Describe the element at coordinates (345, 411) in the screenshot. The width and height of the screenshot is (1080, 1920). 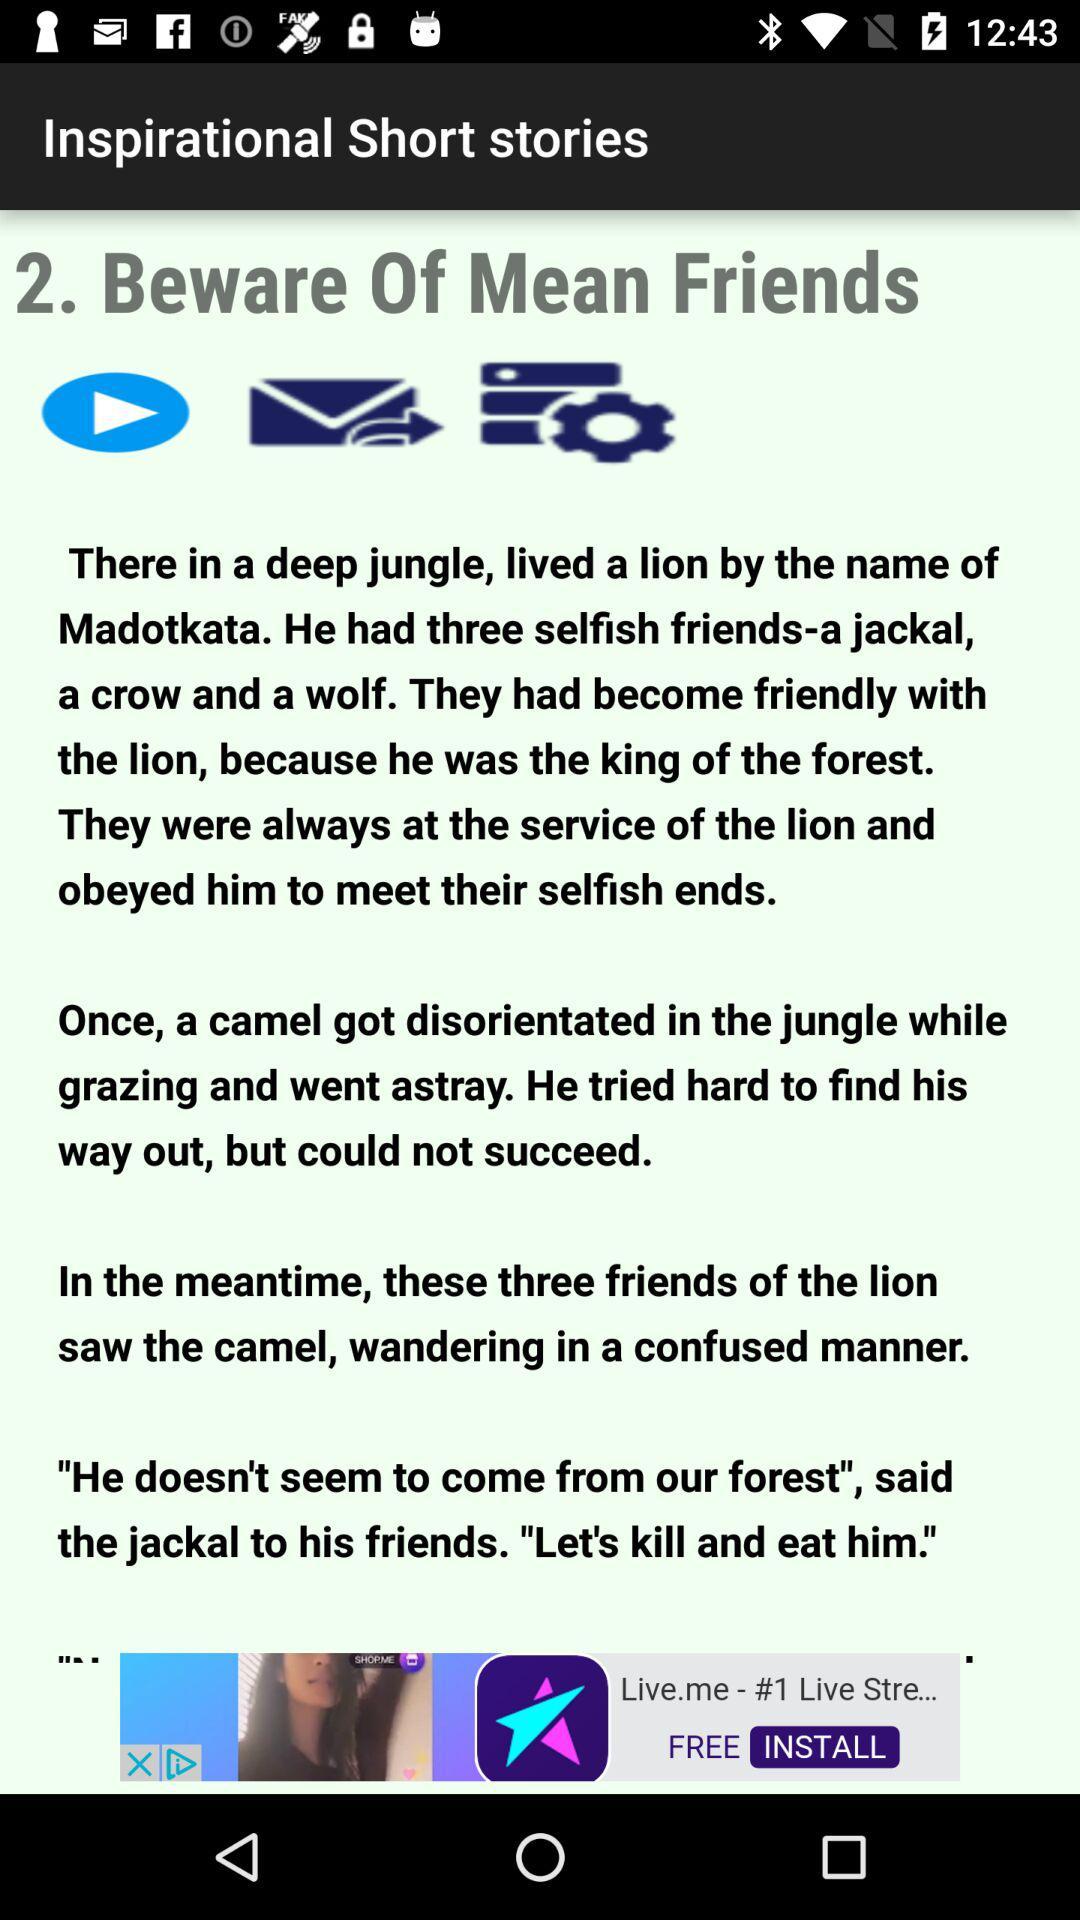
I see `share with friends or send a message` at that location.